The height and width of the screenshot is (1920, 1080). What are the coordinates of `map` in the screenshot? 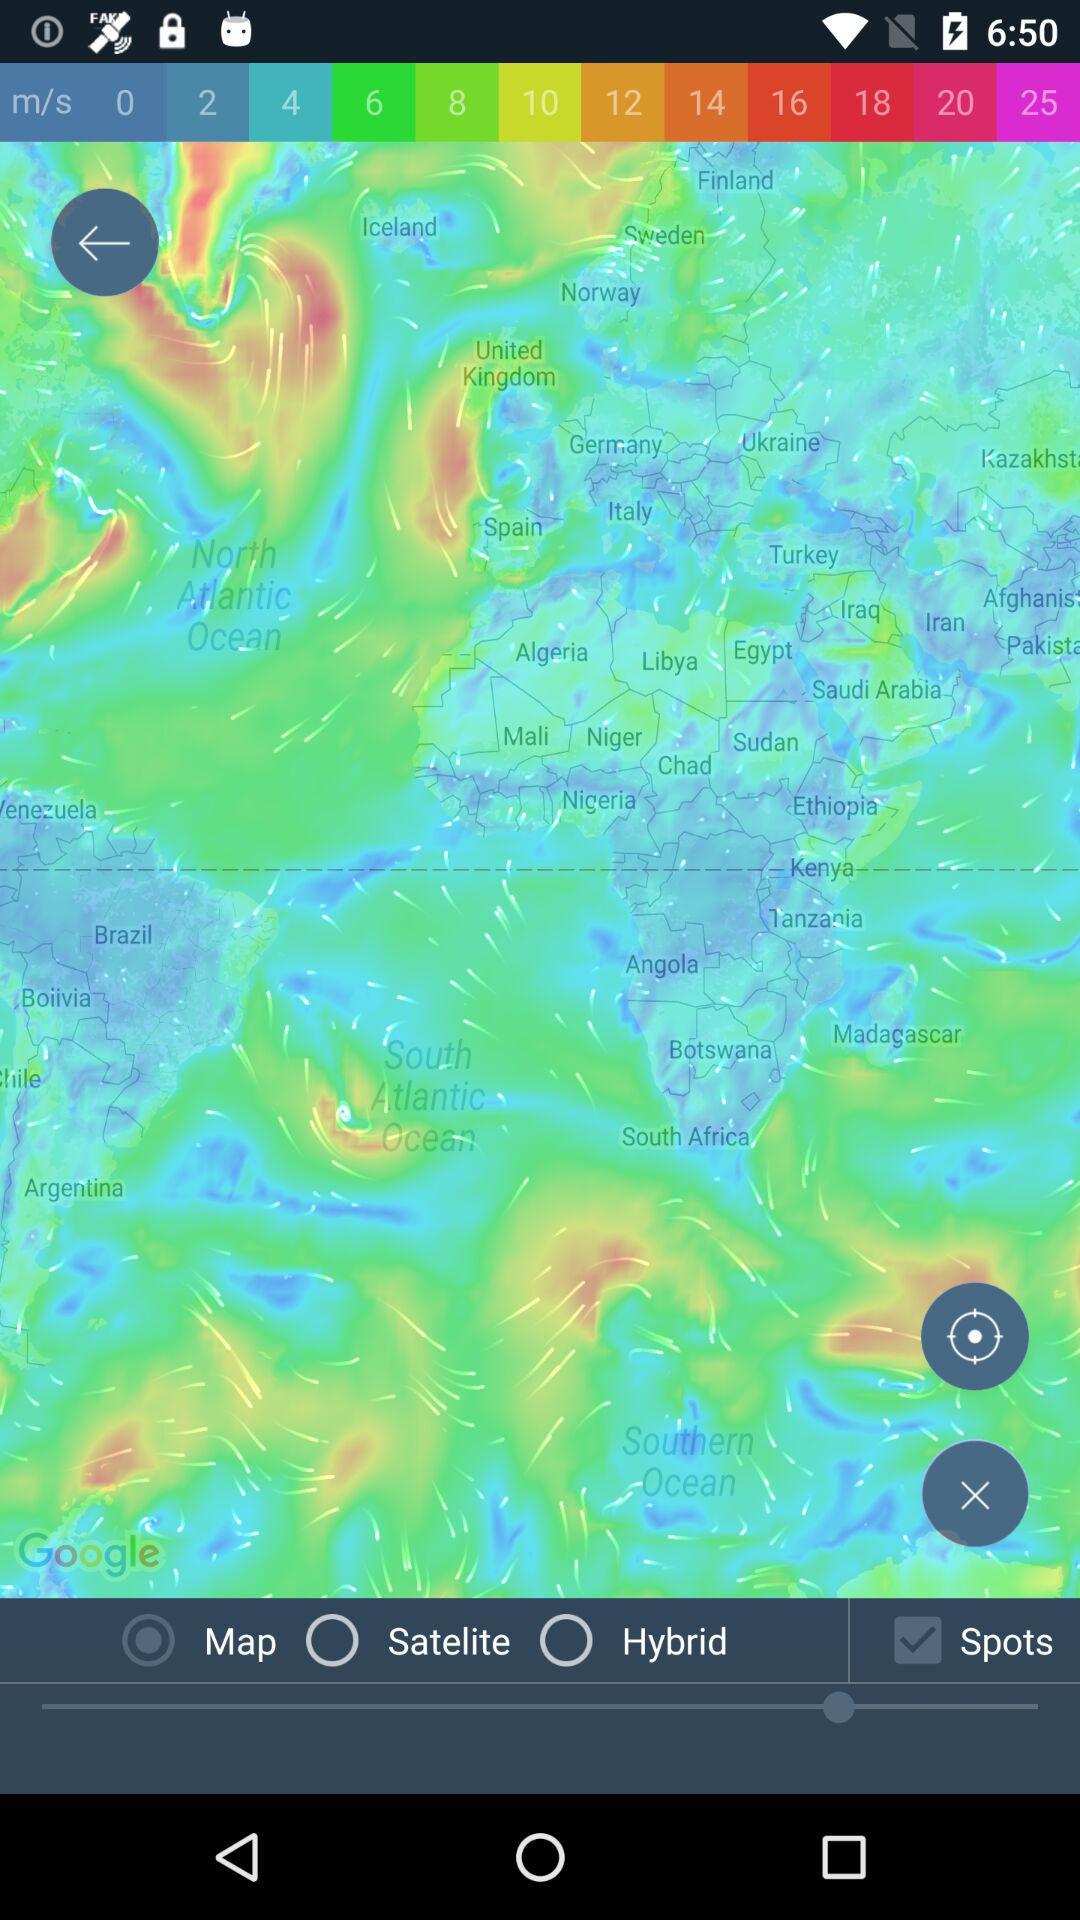 It's located at (974, 1493).